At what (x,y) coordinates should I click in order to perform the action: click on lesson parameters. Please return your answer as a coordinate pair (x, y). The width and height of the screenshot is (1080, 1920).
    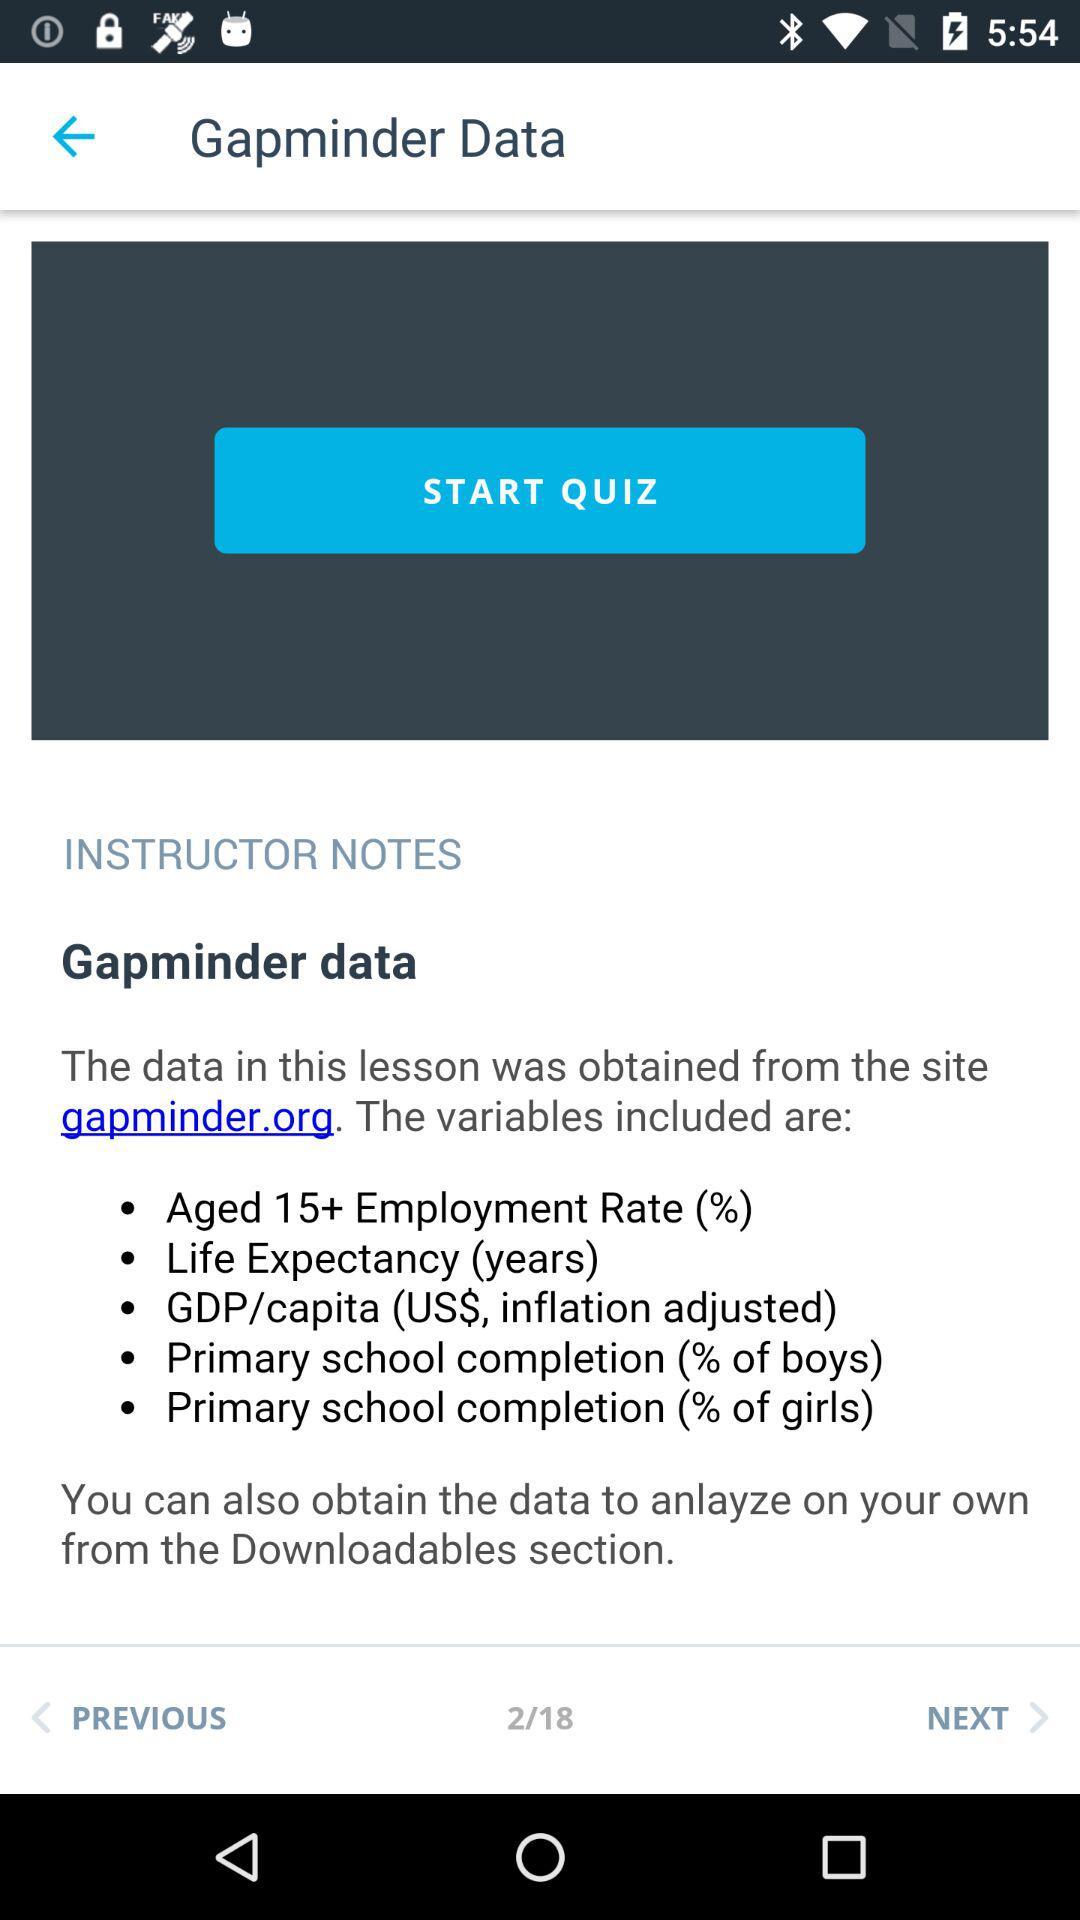
    Looking at the image, I should click on (559, 1263).